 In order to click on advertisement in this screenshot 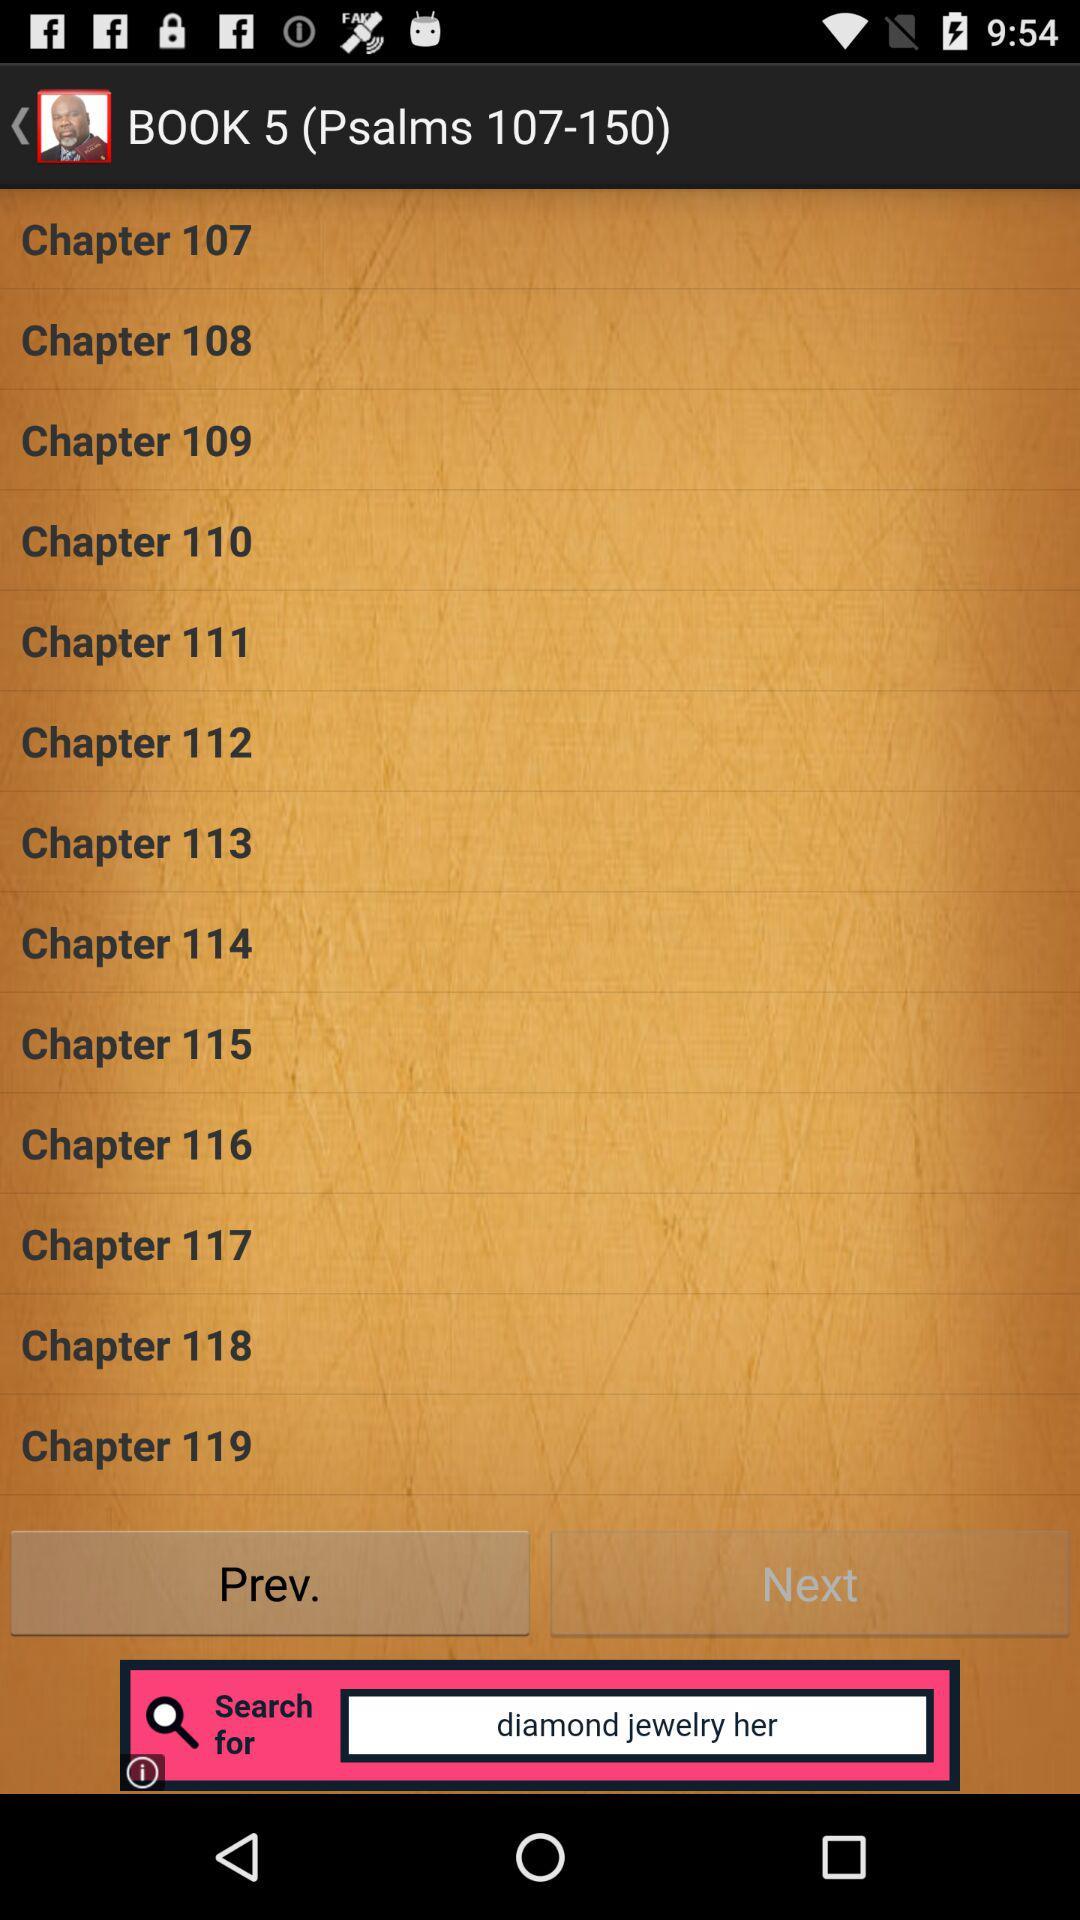, I will do `click(540, 1724)`.